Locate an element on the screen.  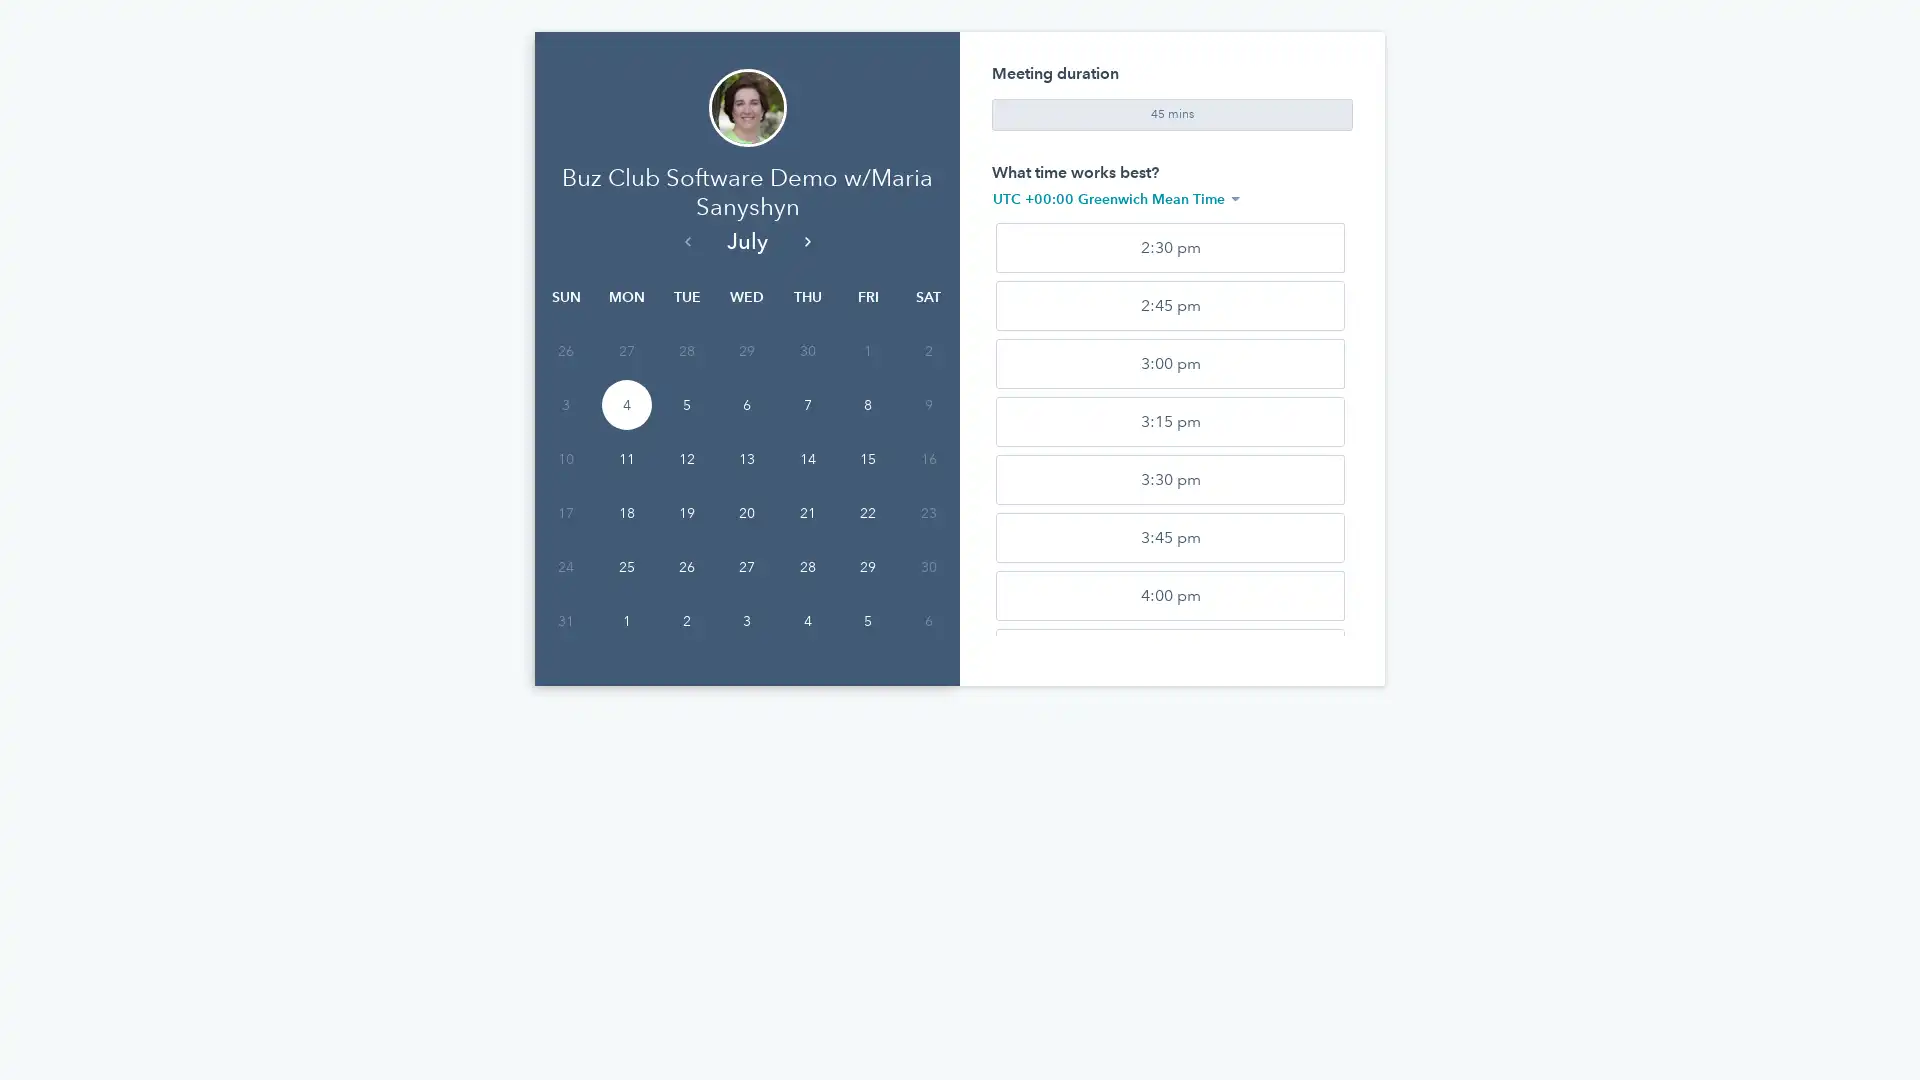
July 31st is located at coordinates (565, 696).